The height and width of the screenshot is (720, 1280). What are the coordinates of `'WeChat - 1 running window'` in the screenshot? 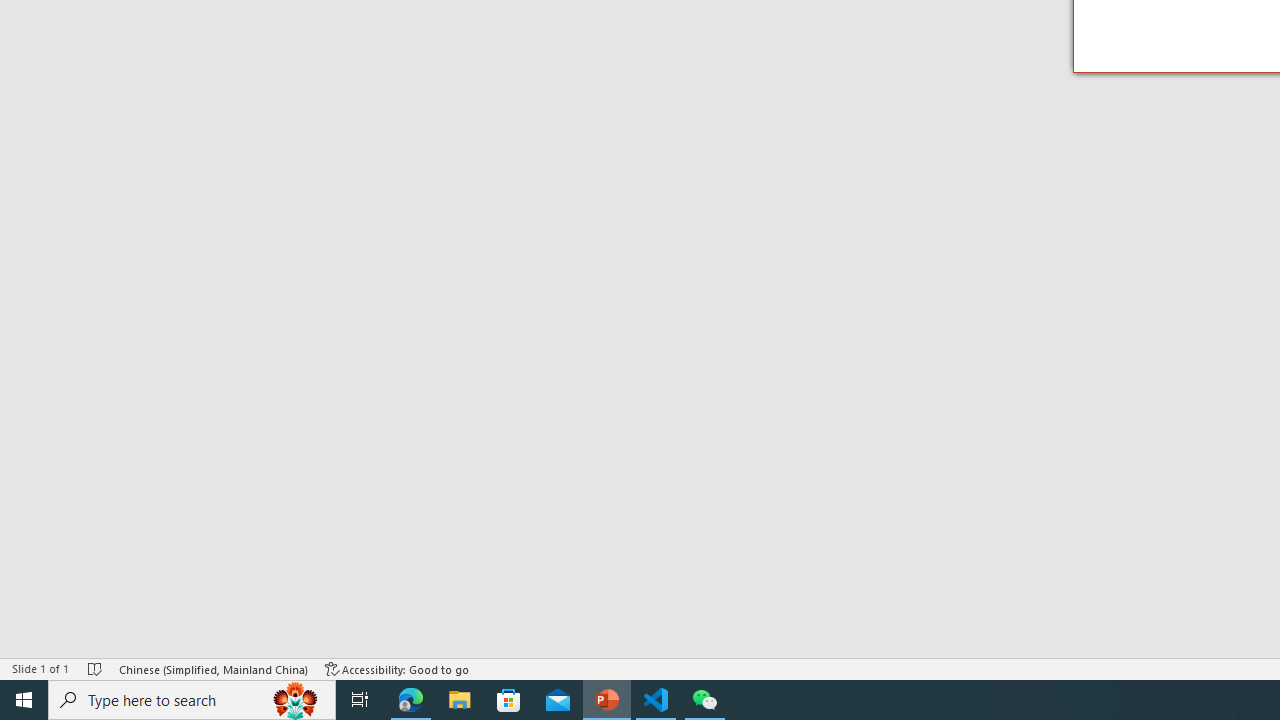 It's located at (705, 698).